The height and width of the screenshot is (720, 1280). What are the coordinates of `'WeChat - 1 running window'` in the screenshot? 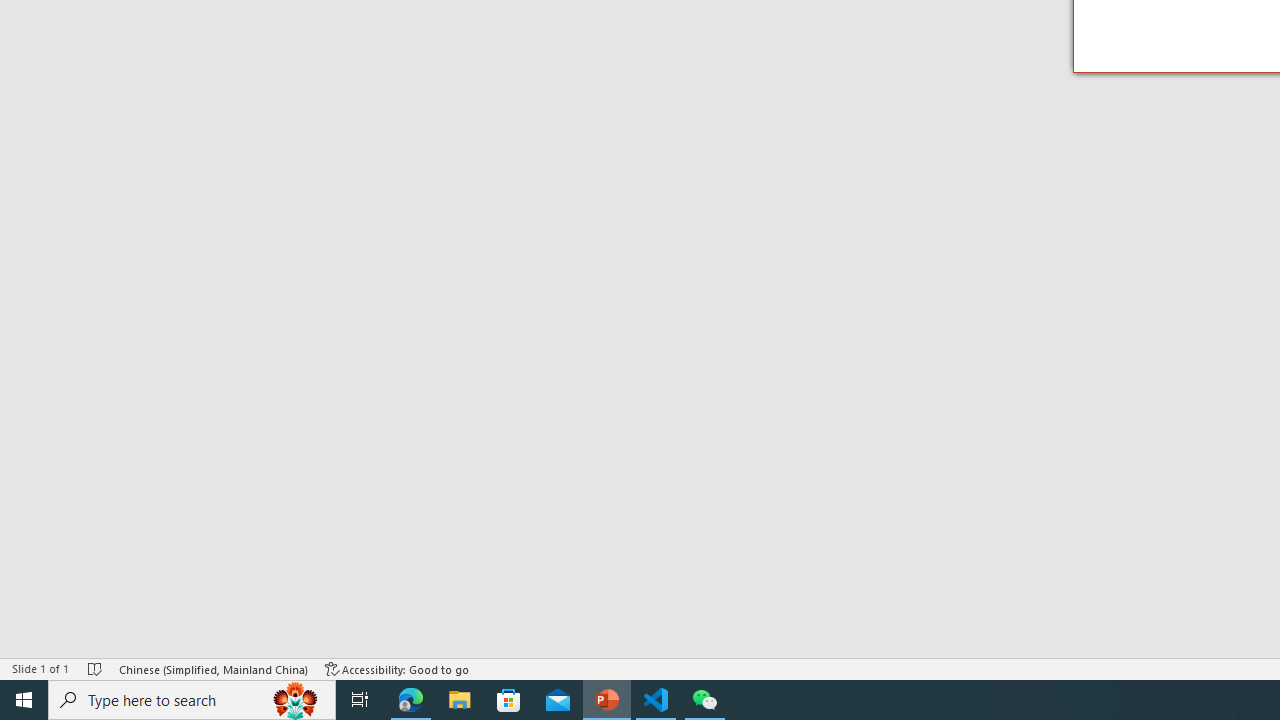 It's located at (705, 698).